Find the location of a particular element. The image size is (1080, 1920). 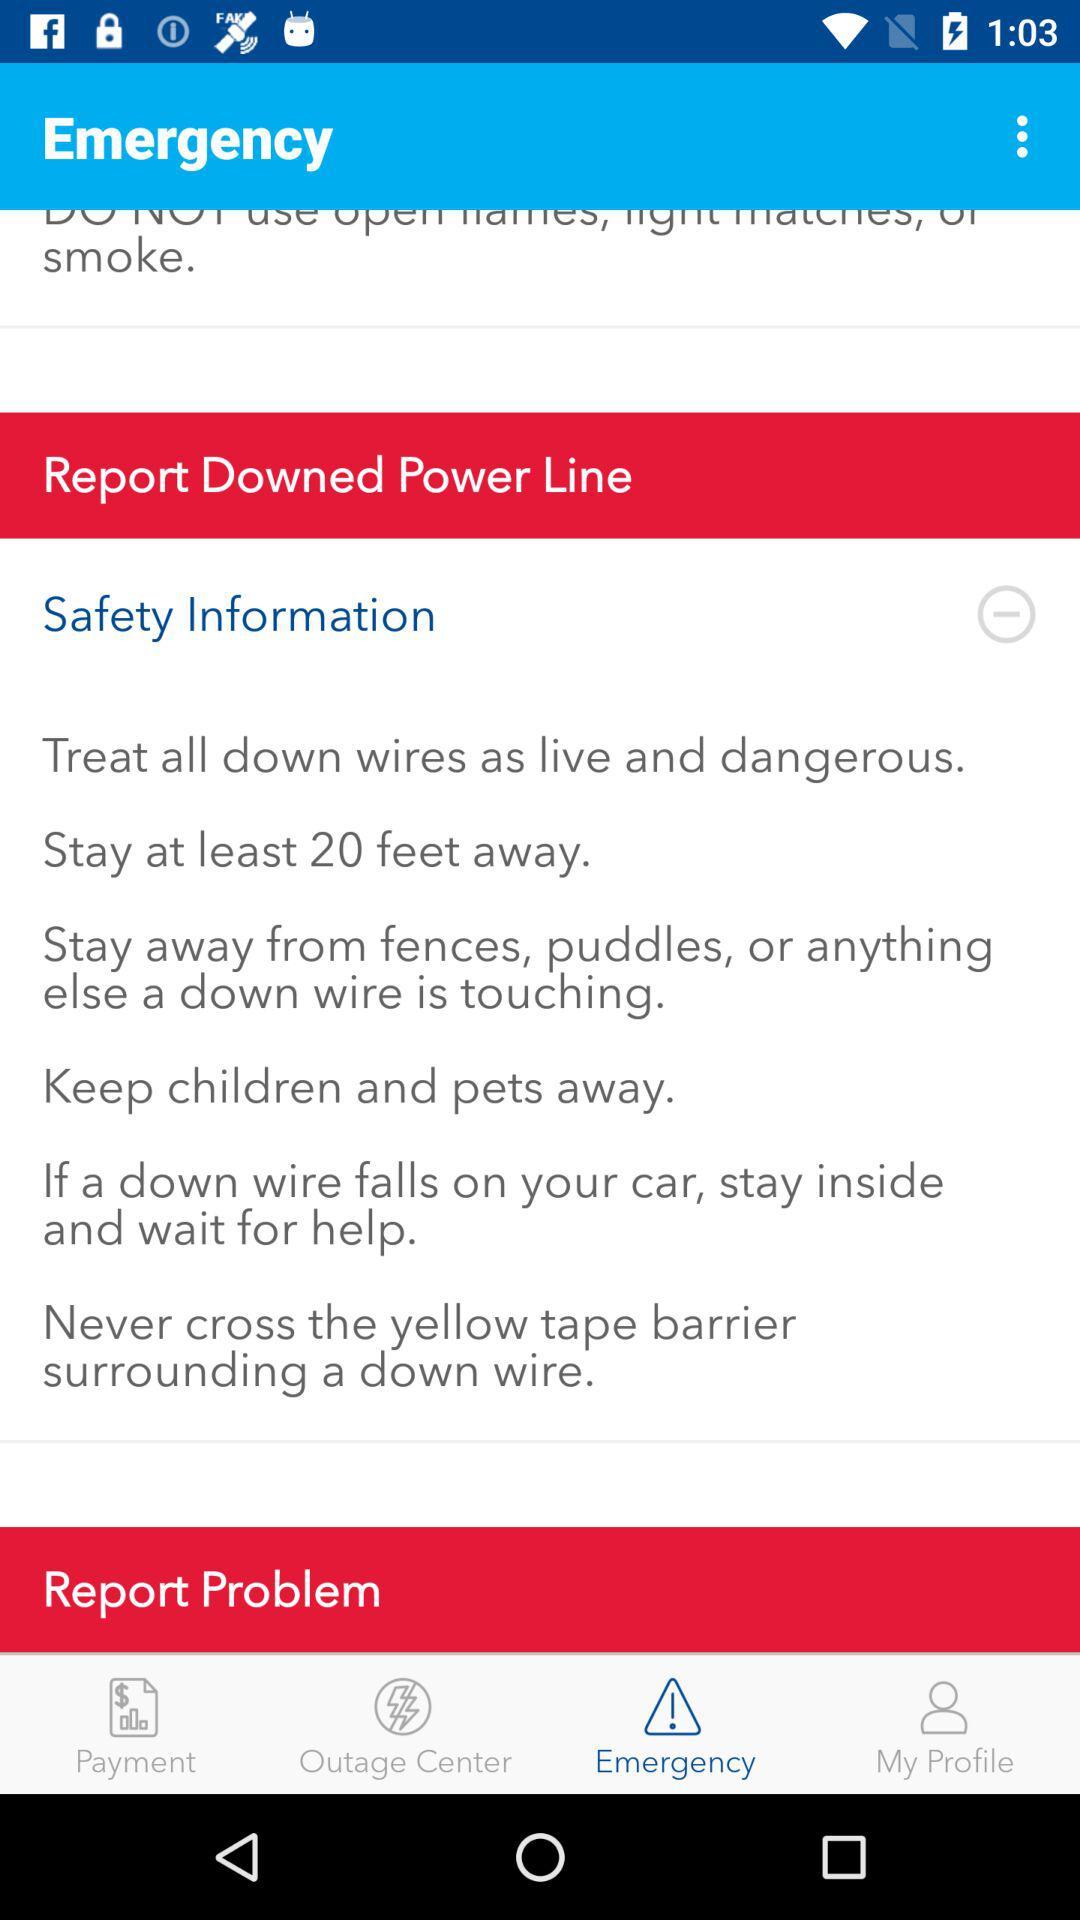

icon above treat all down is located at coordinates (540, 613).